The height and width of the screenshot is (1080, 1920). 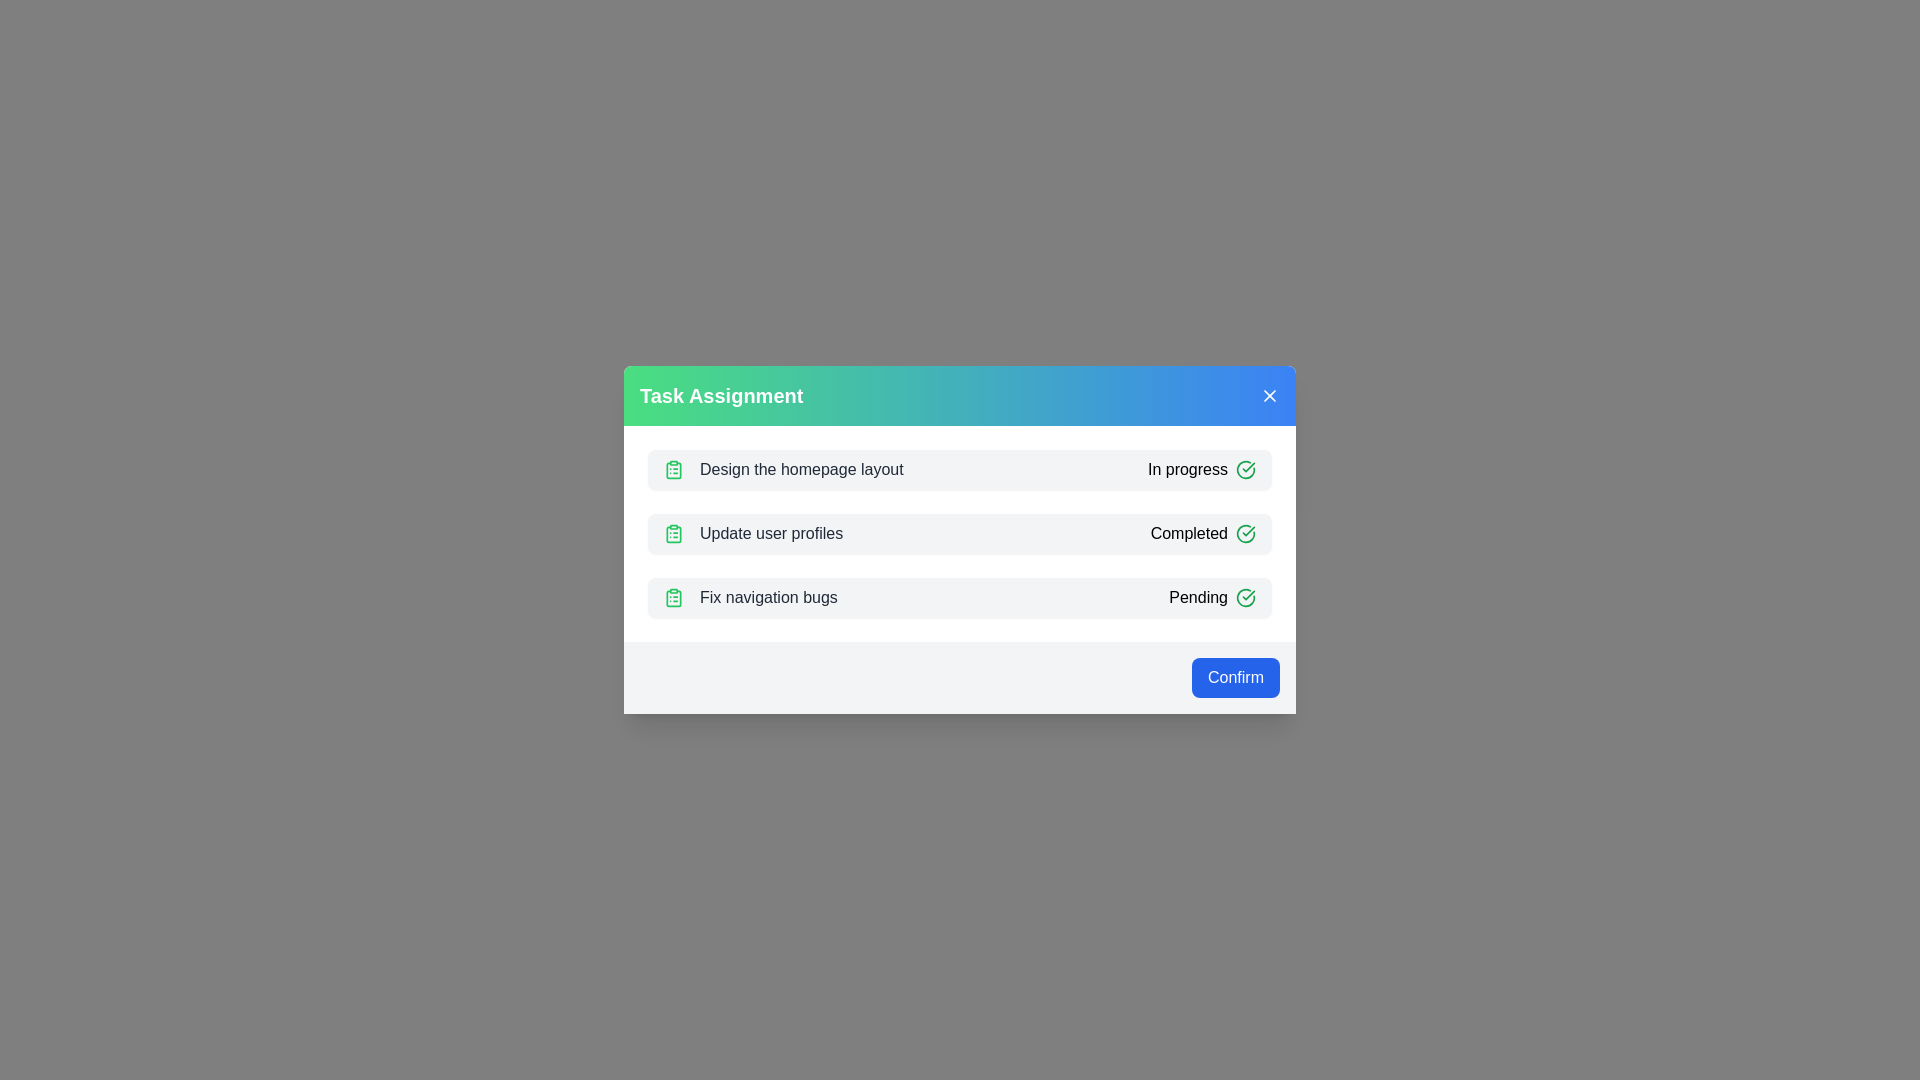 I want to click on the status text label indicating the completion status of the 'Update user profiles' task, so click(x=1202, y=532).